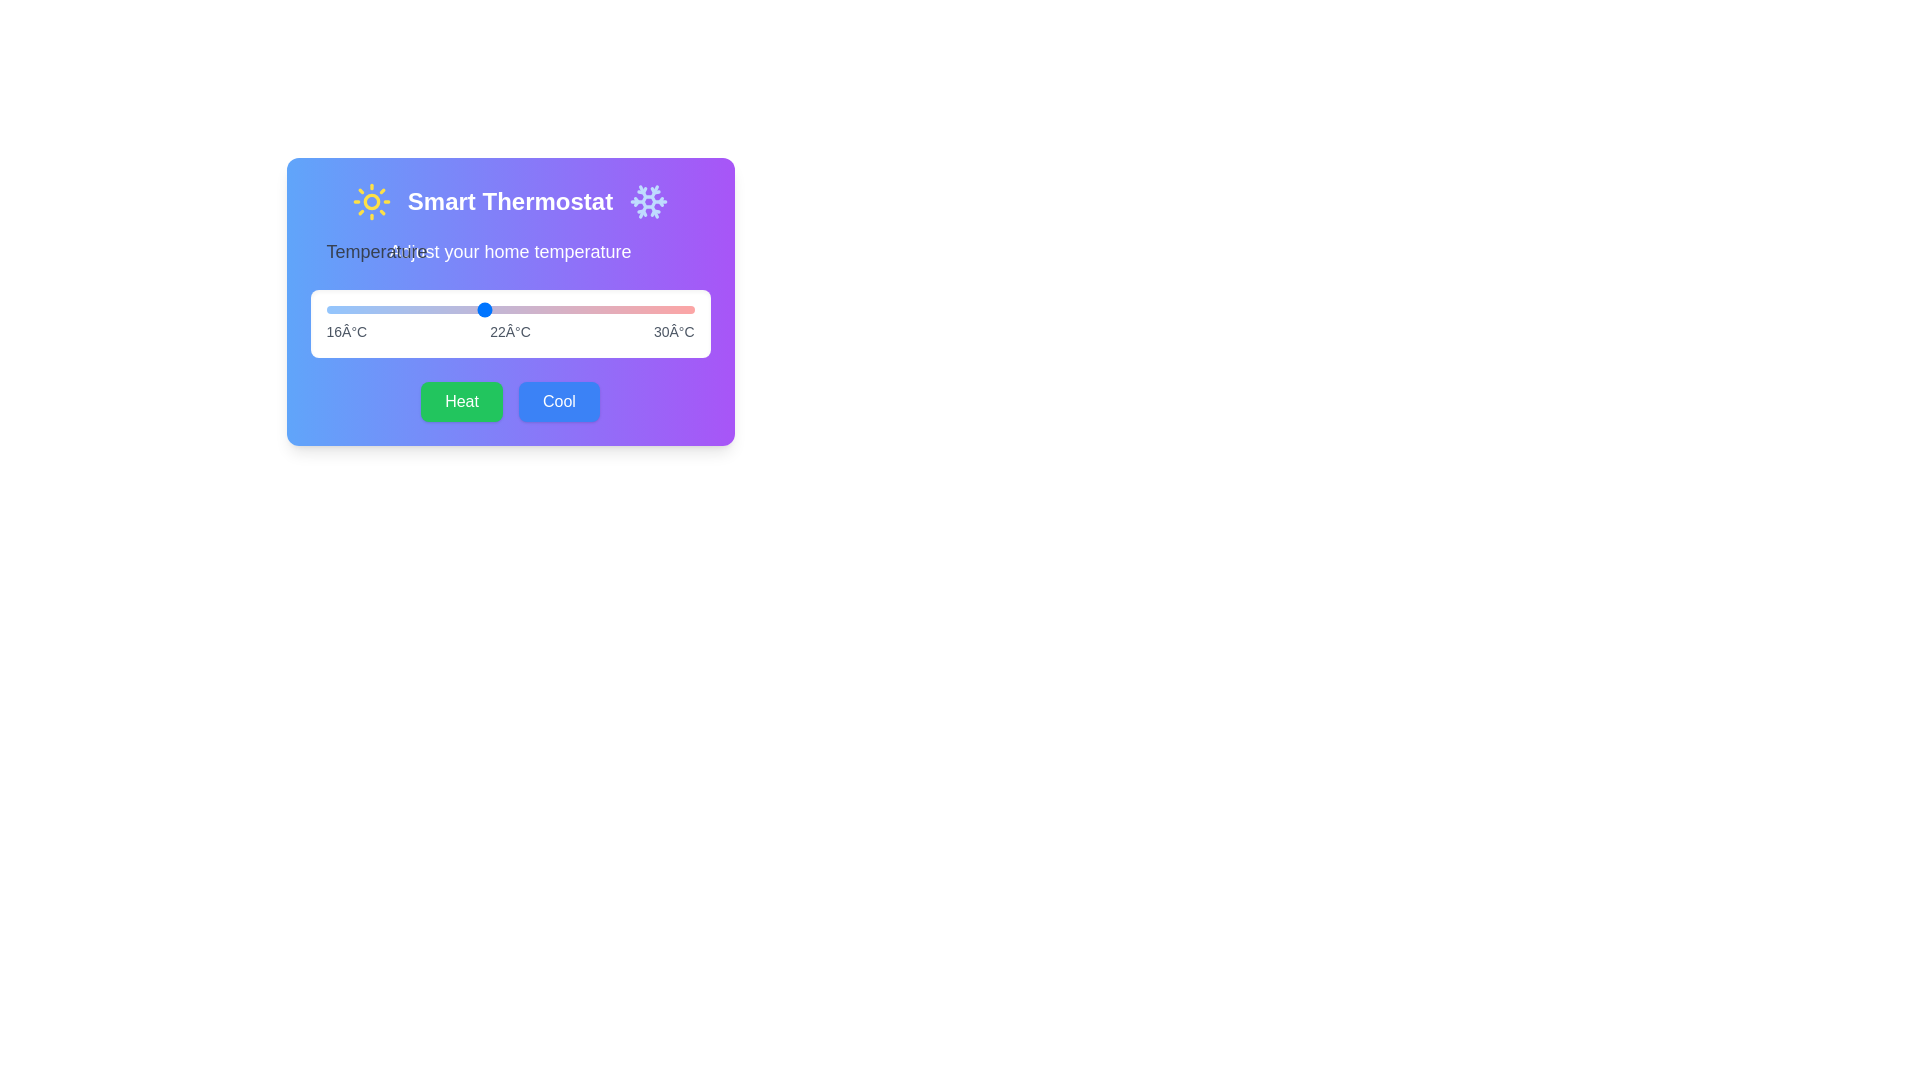  Describe the element at coordinates (588, 309) in the screenshot. I see `the temperature slider to 26 degrees Celsius` at that location.